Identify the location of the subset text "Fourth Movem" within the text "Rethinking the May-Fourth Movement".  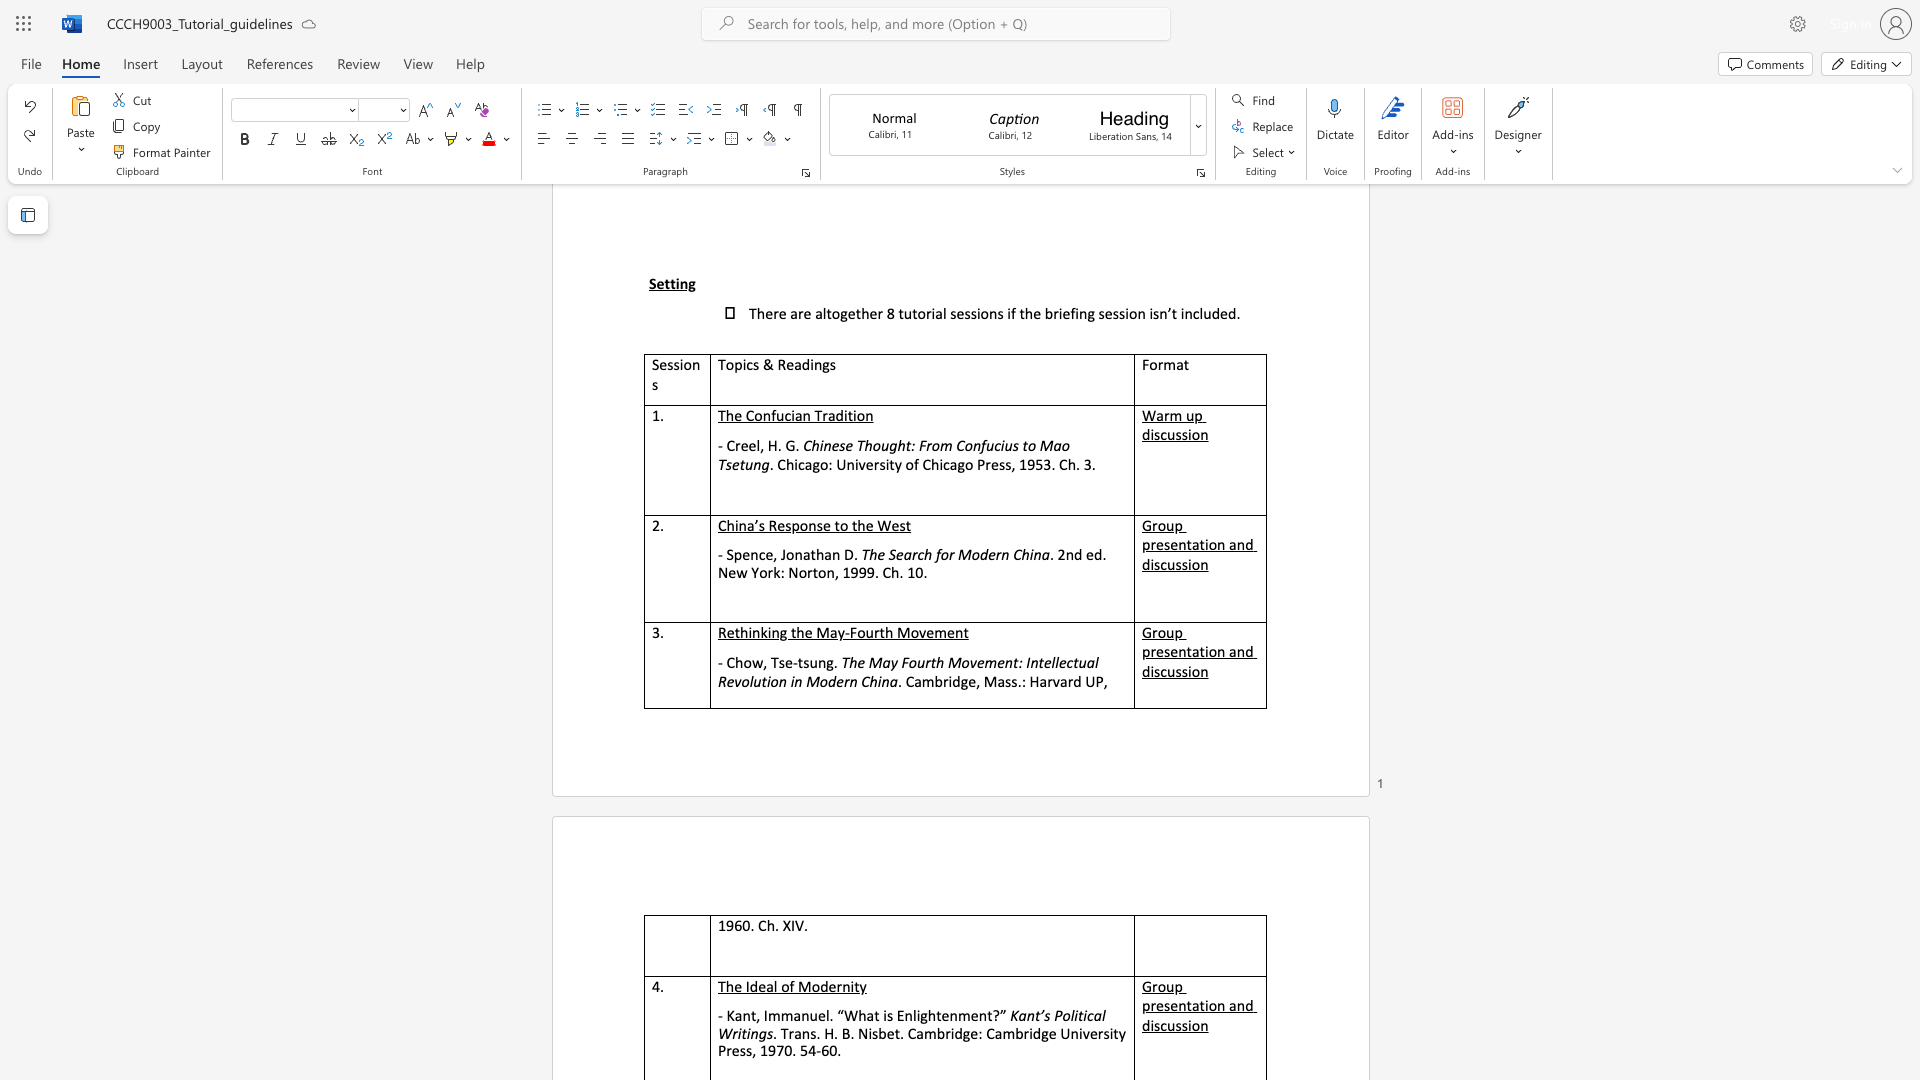
(849, 632).